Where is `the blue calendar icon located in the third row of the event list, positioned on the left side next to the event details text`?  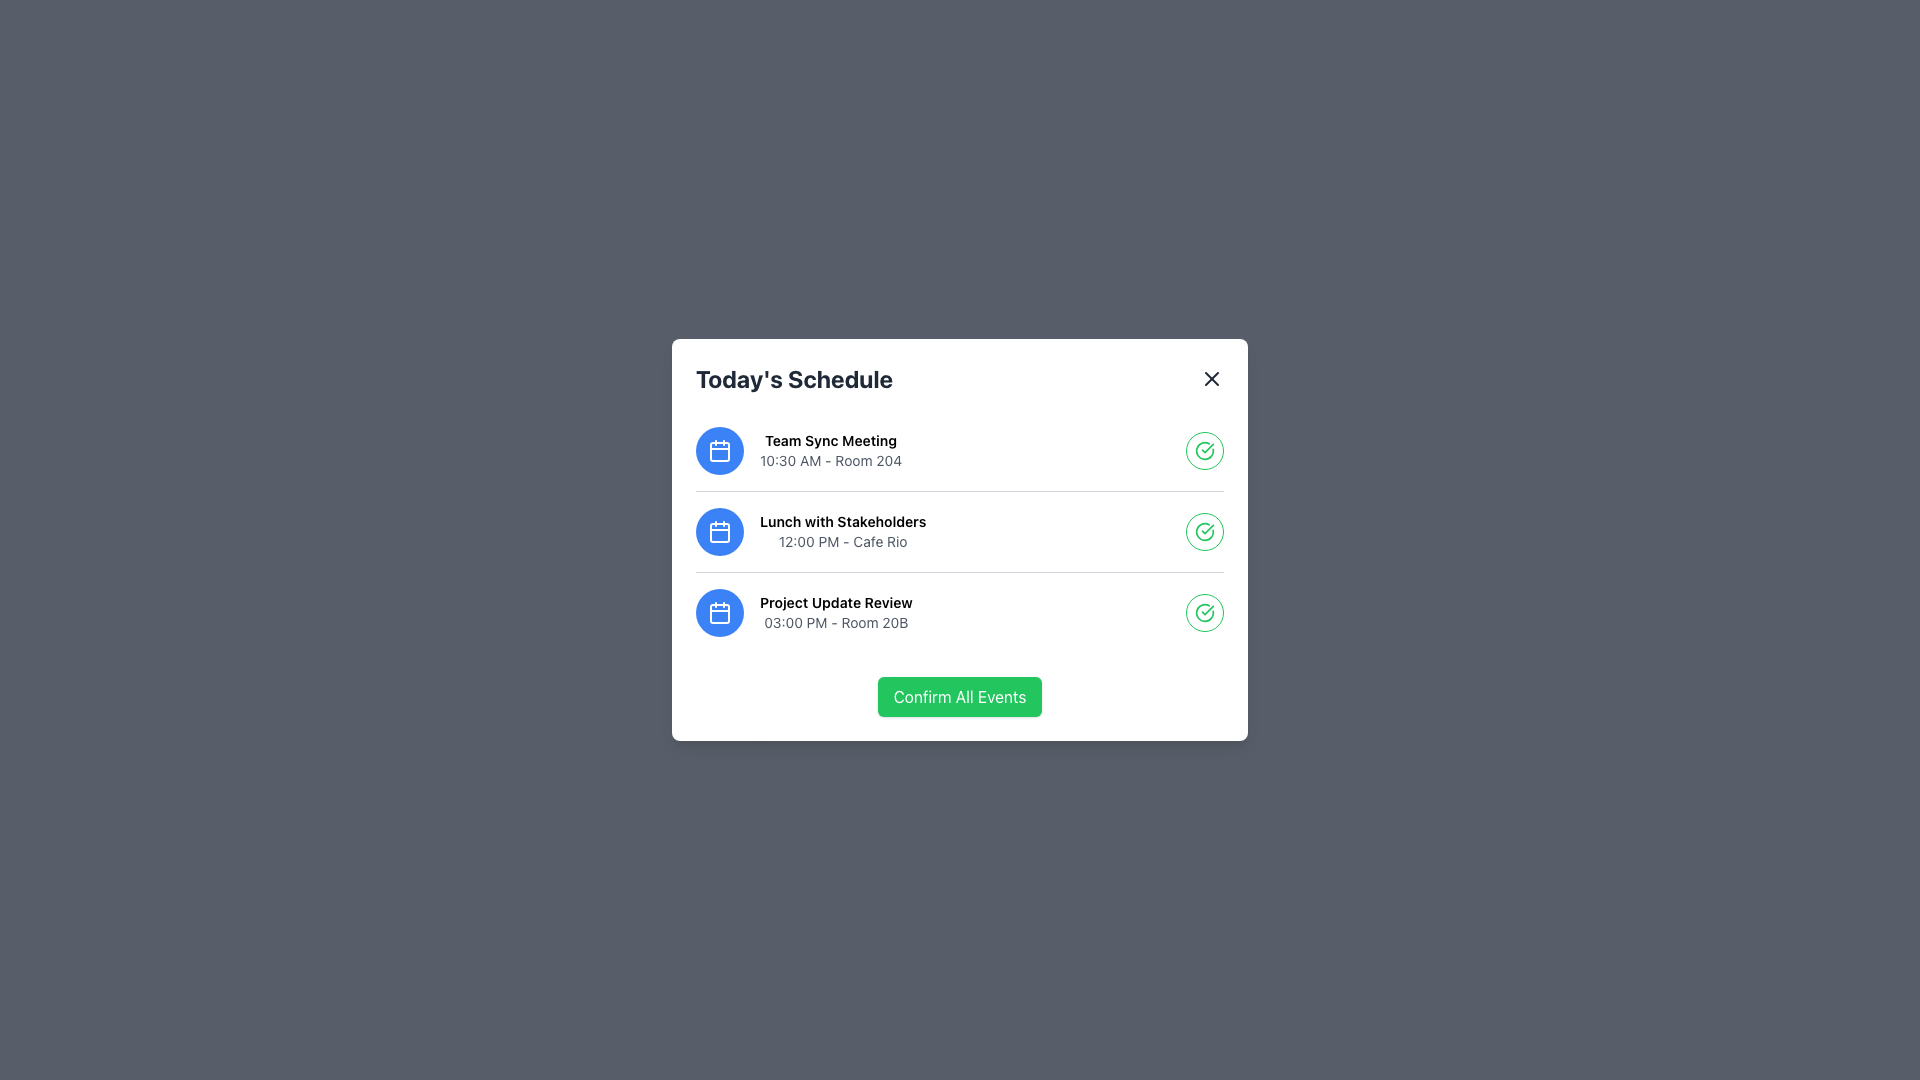 the blue calendar icon located in the third row of the event list, positioned on the left side next to the event details text is located at coordinates (720, 612).